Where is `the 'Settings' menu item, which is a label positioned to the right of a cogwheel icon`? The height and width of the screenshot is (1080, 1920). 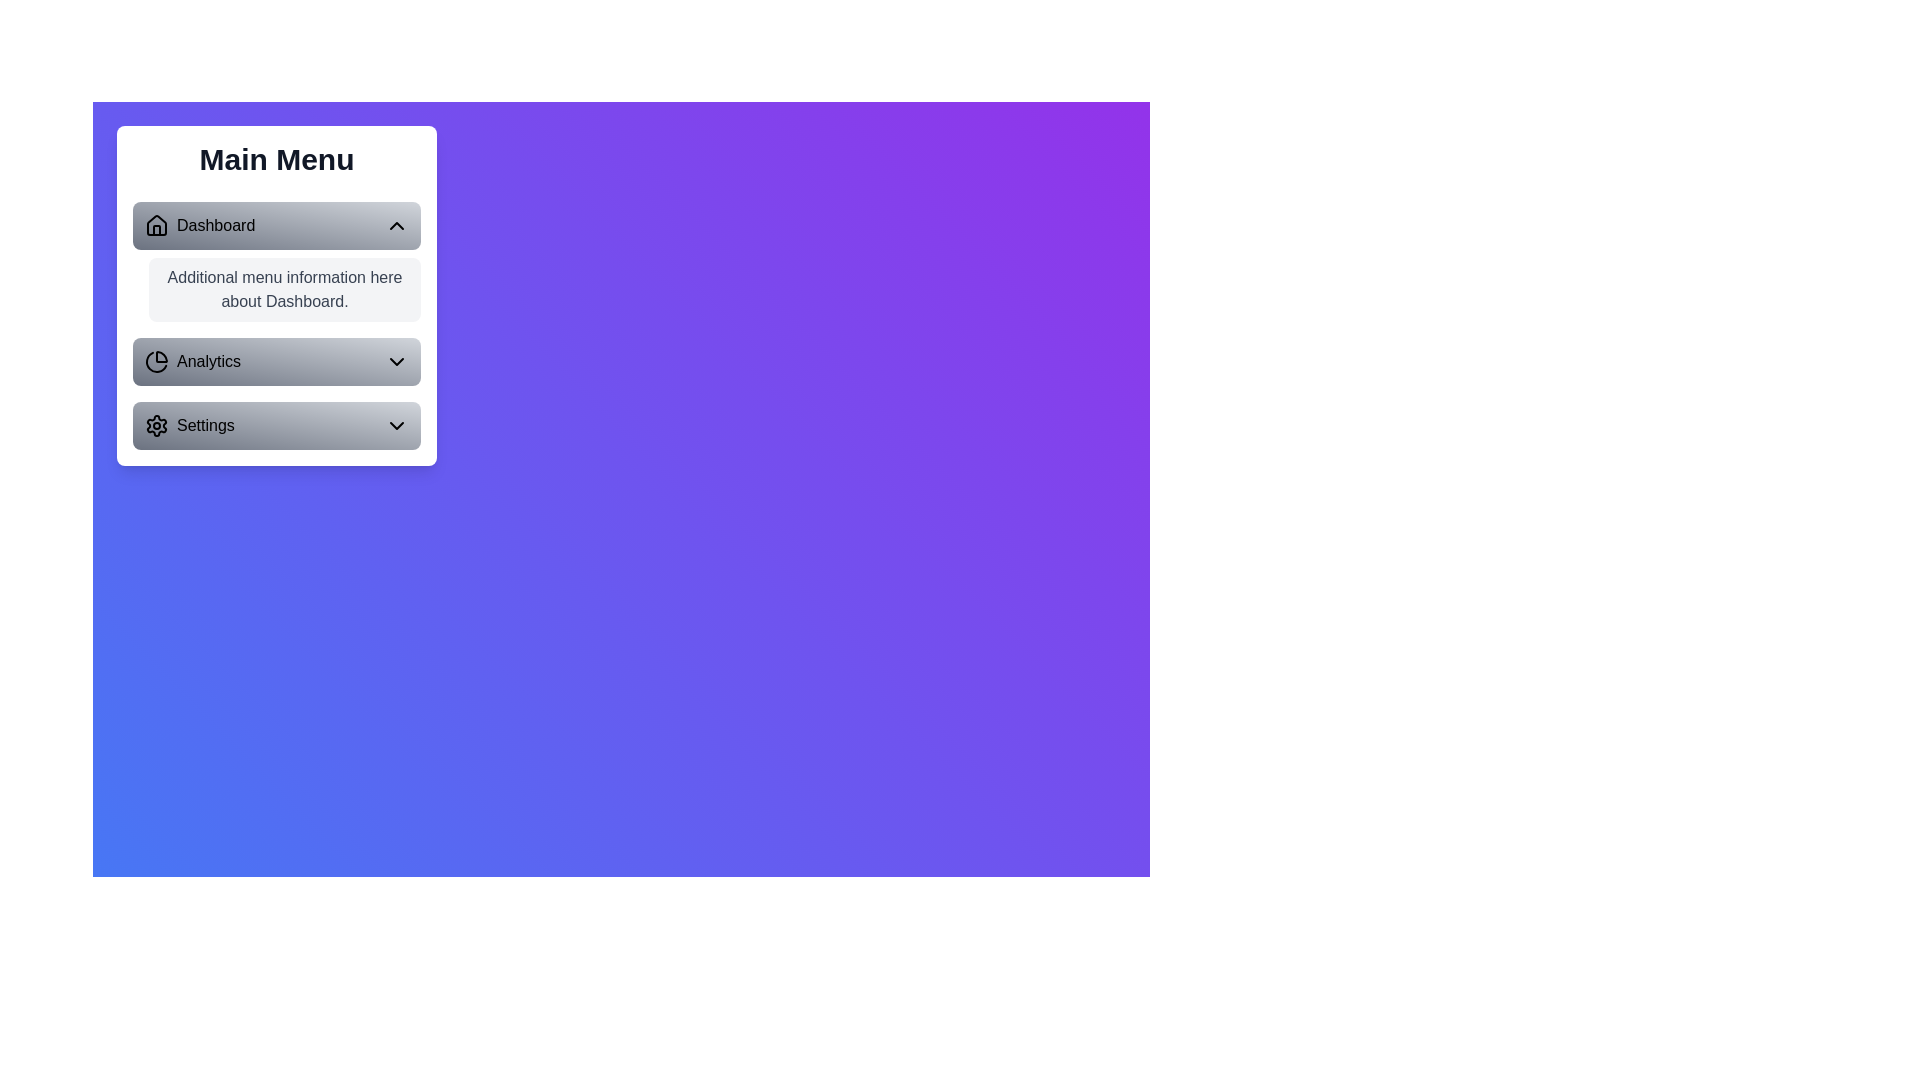 the 'Settings' menu item, which is a label positioned to the right of a cogwheel icon is located at coordinates (189, 424).